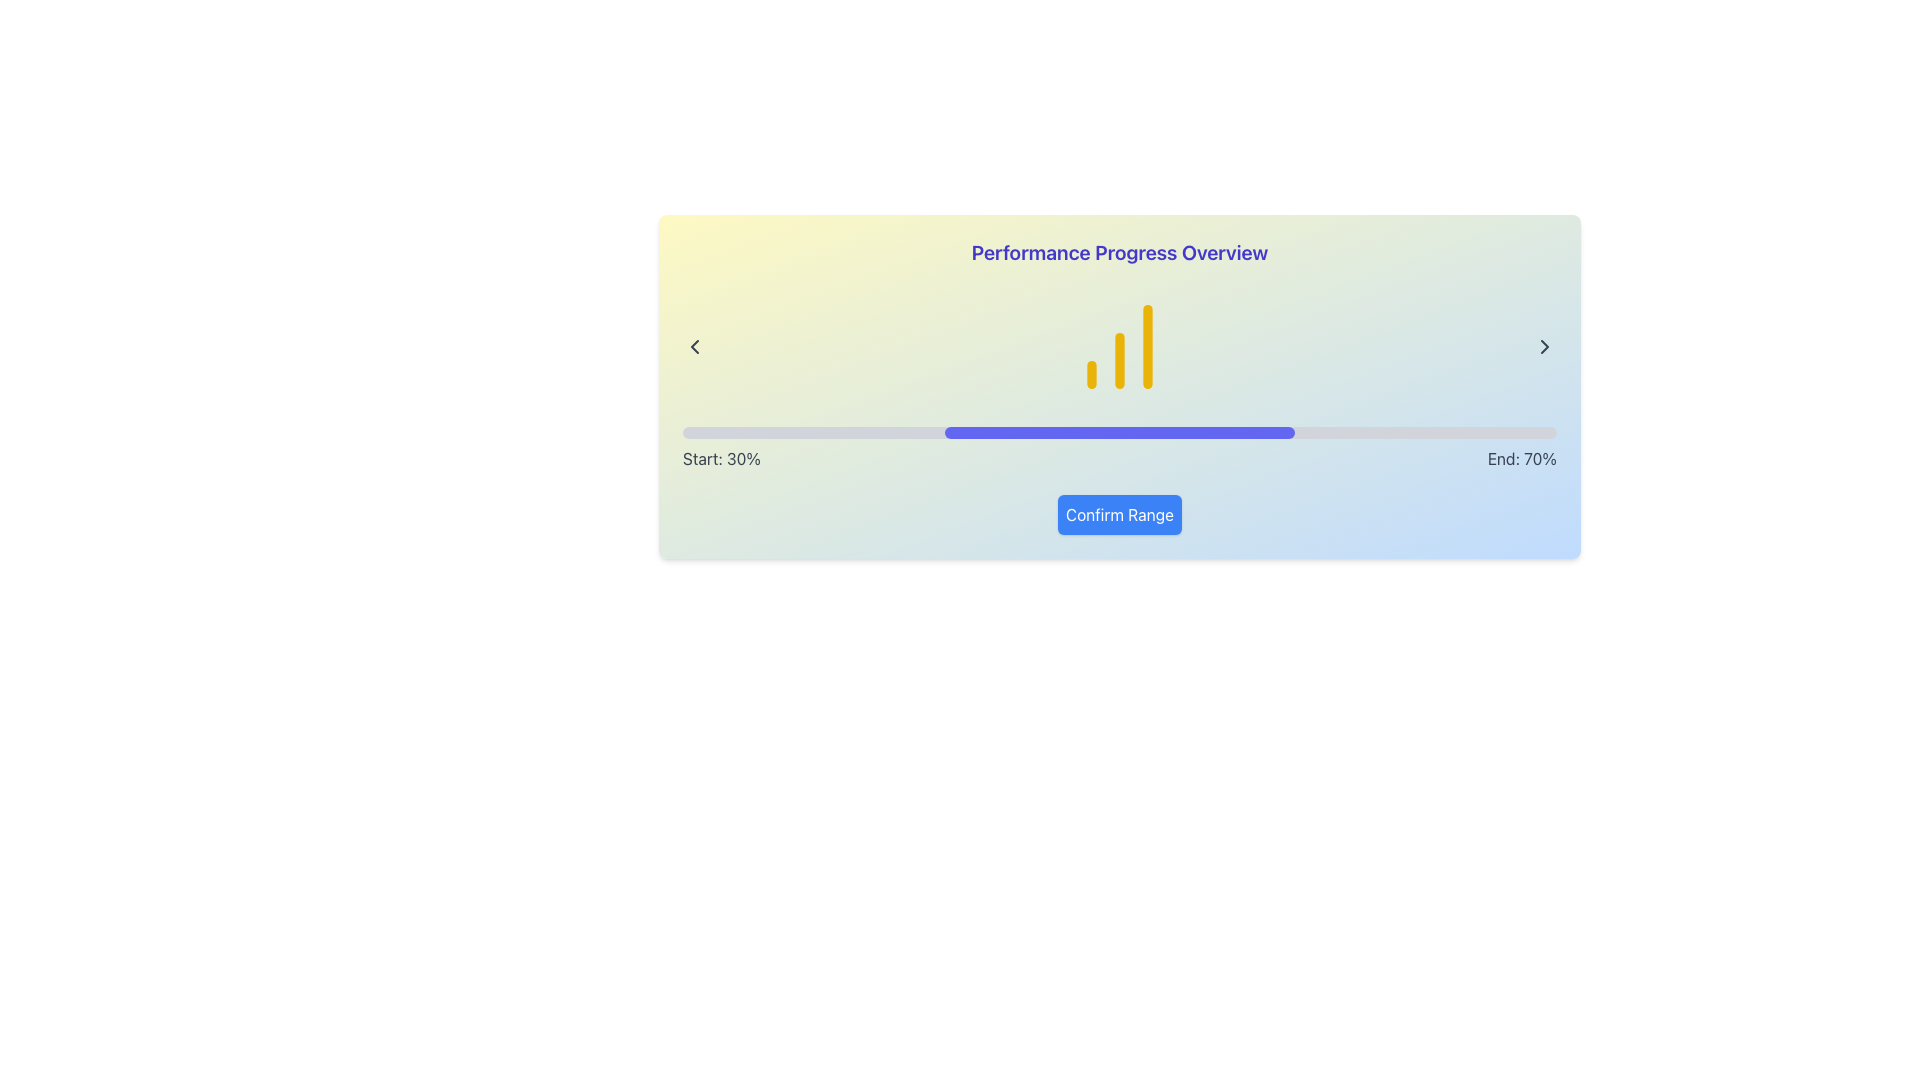 Image resolution: width=1920 pixels, height=1080 pixels. Describe the element at coordinates (695, 346) in the screenshot. I see `the left-pointing chevron arrow icon` at that location.